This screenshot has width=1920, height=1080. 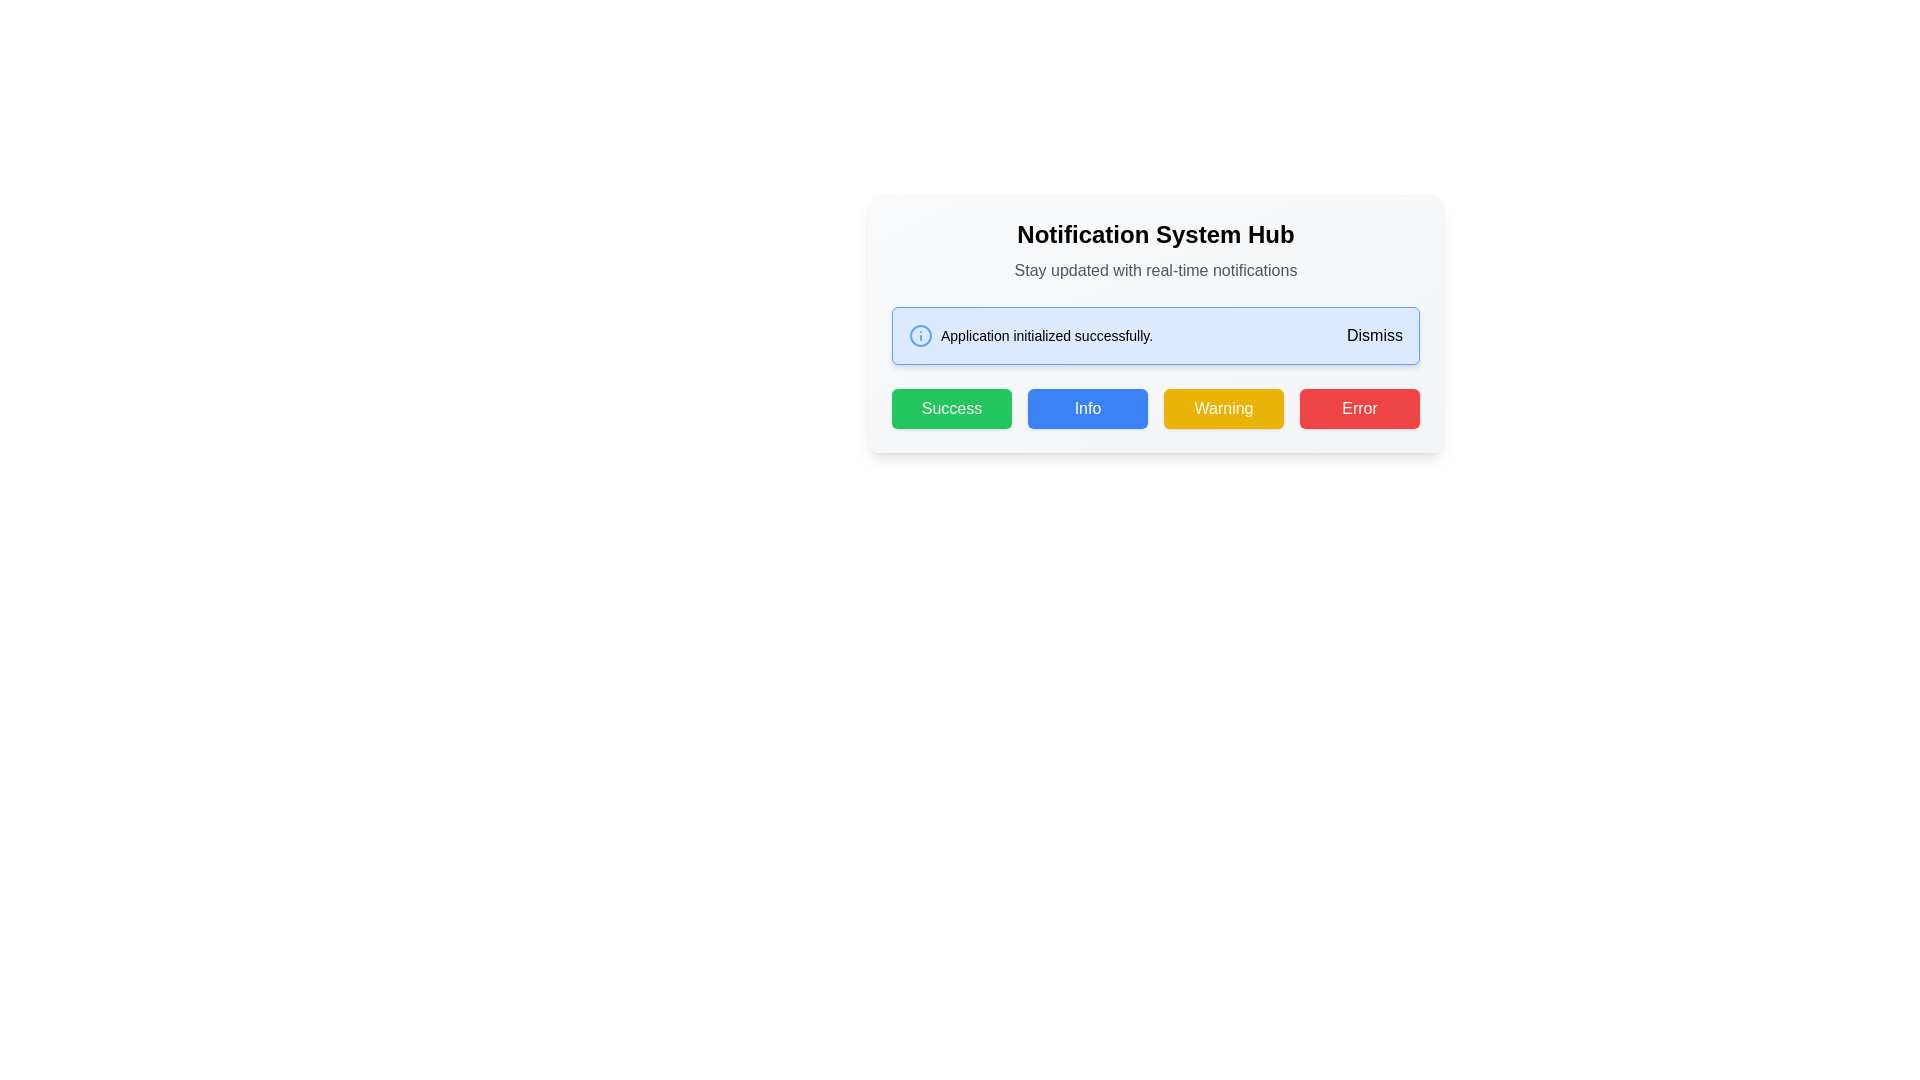 What do you see at coordinates (1087, 407) in the screenshot?
I see `the 'Info' button, which is a blue button with white text labeled 'Info', located at the bottom-center of the dialog, between the 'Success' and 'Warning' buttons` at bounding box center [1087, 407].